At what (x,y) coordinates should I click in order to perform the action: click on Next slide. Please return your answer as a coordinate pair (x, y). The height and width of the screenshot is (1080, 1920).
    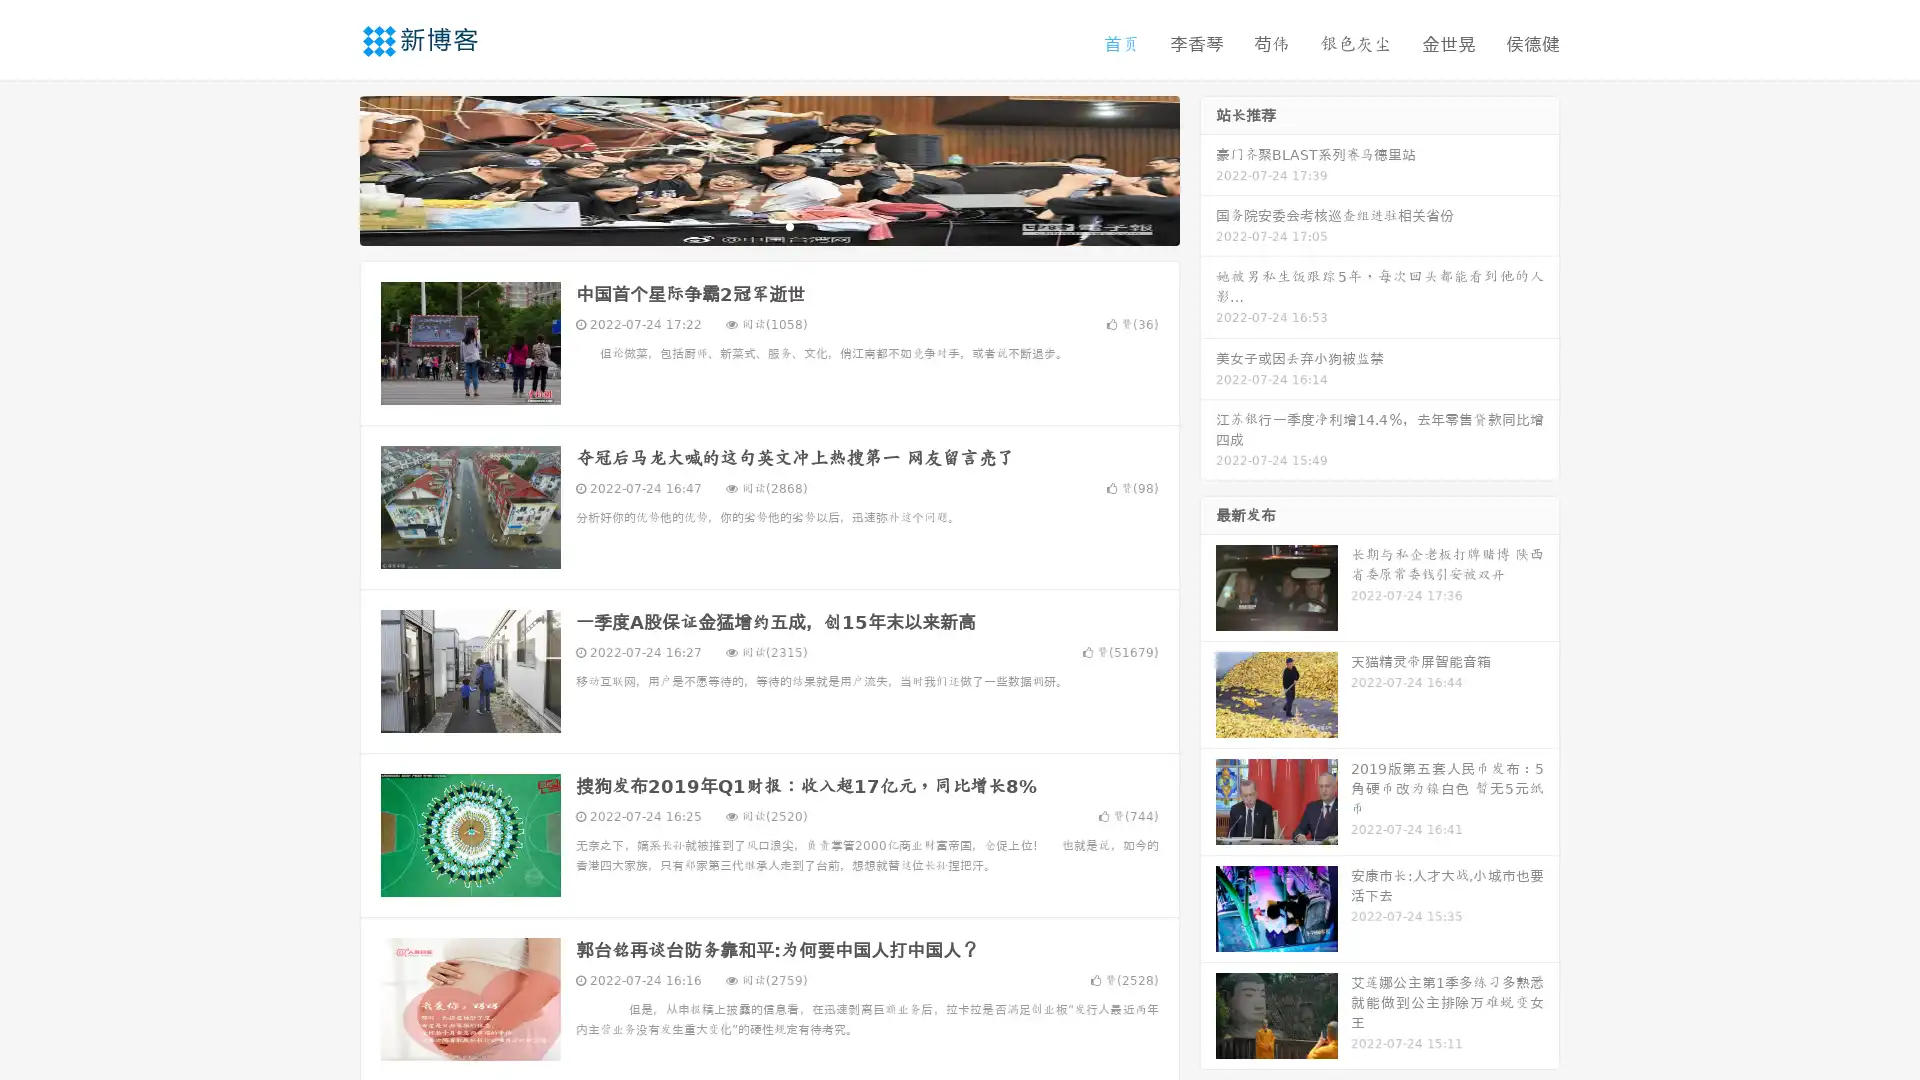
    Looking at the image, I should click on (1208, 168).